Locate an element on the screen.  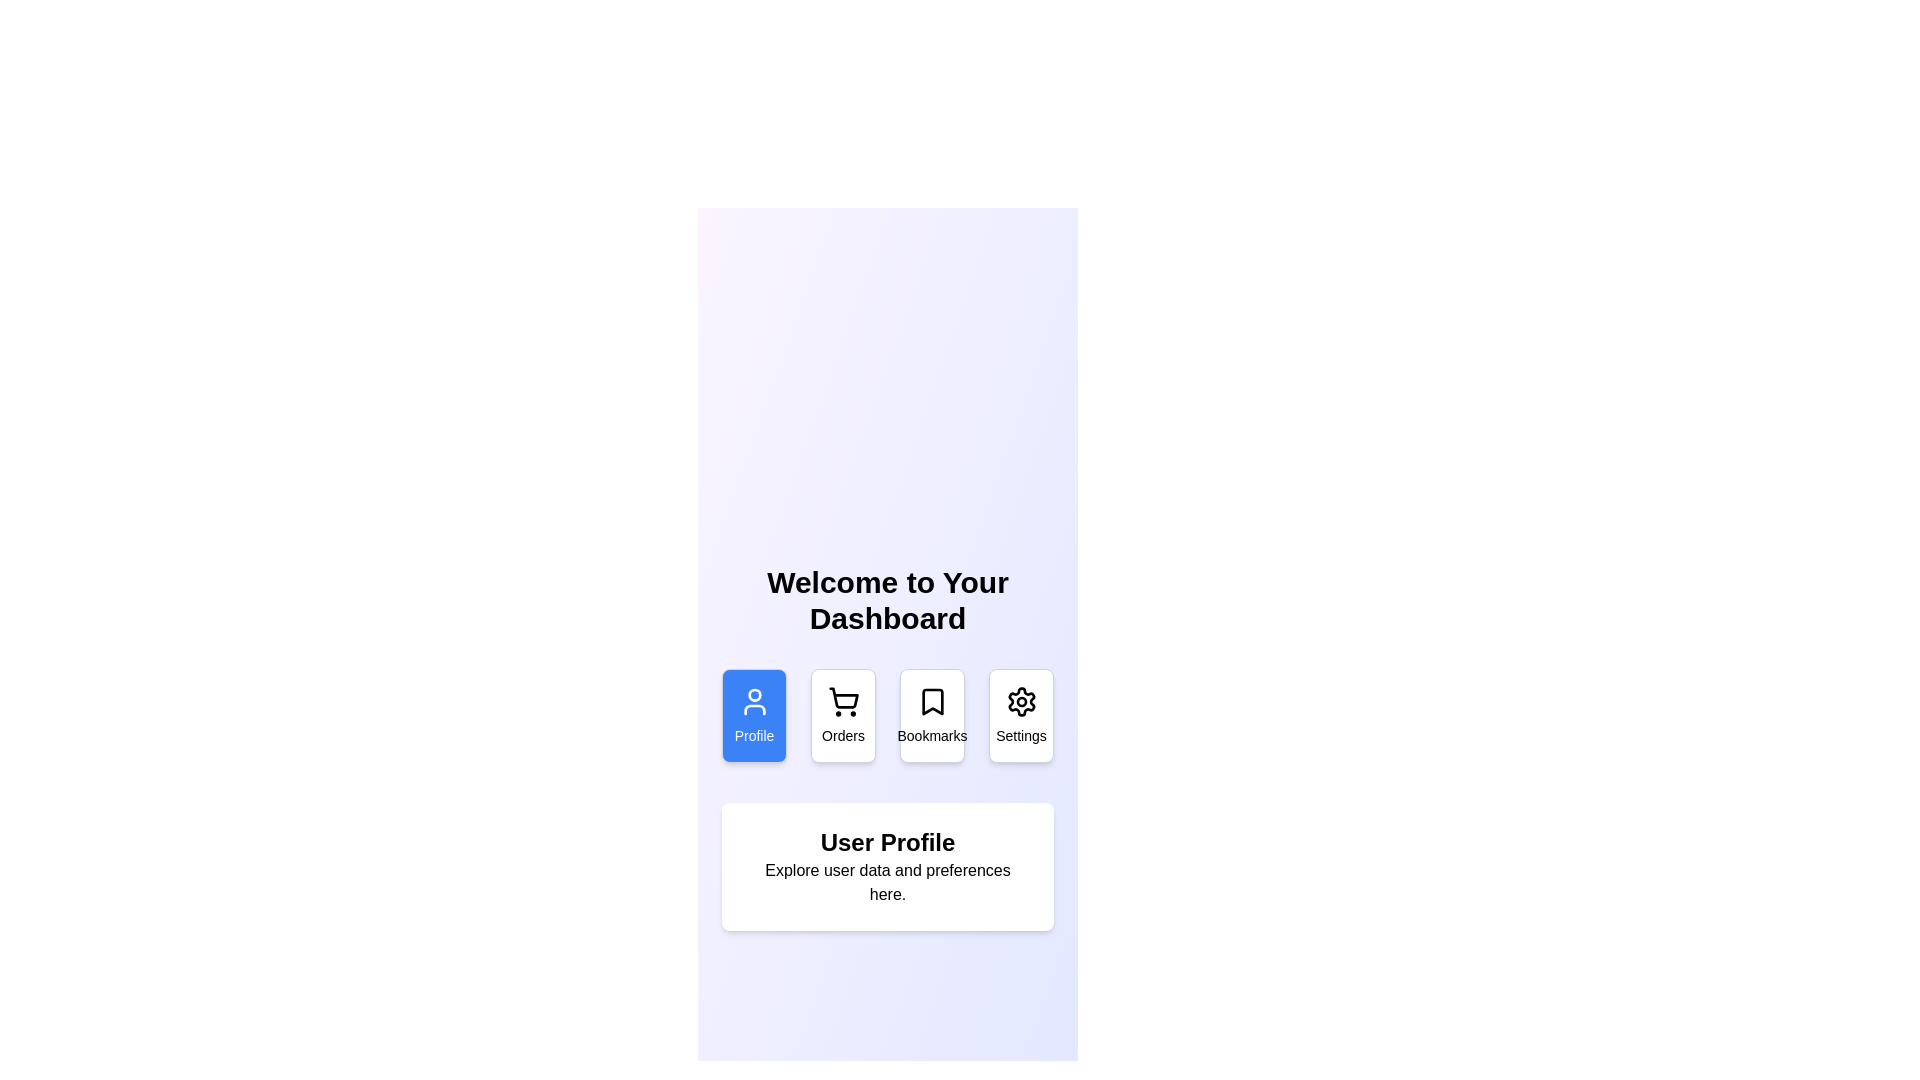
the graphical decorative element inside the 'Profile' button of the dashboard interface, which accentuates the user icon's design is located at coordinates (753, 694).